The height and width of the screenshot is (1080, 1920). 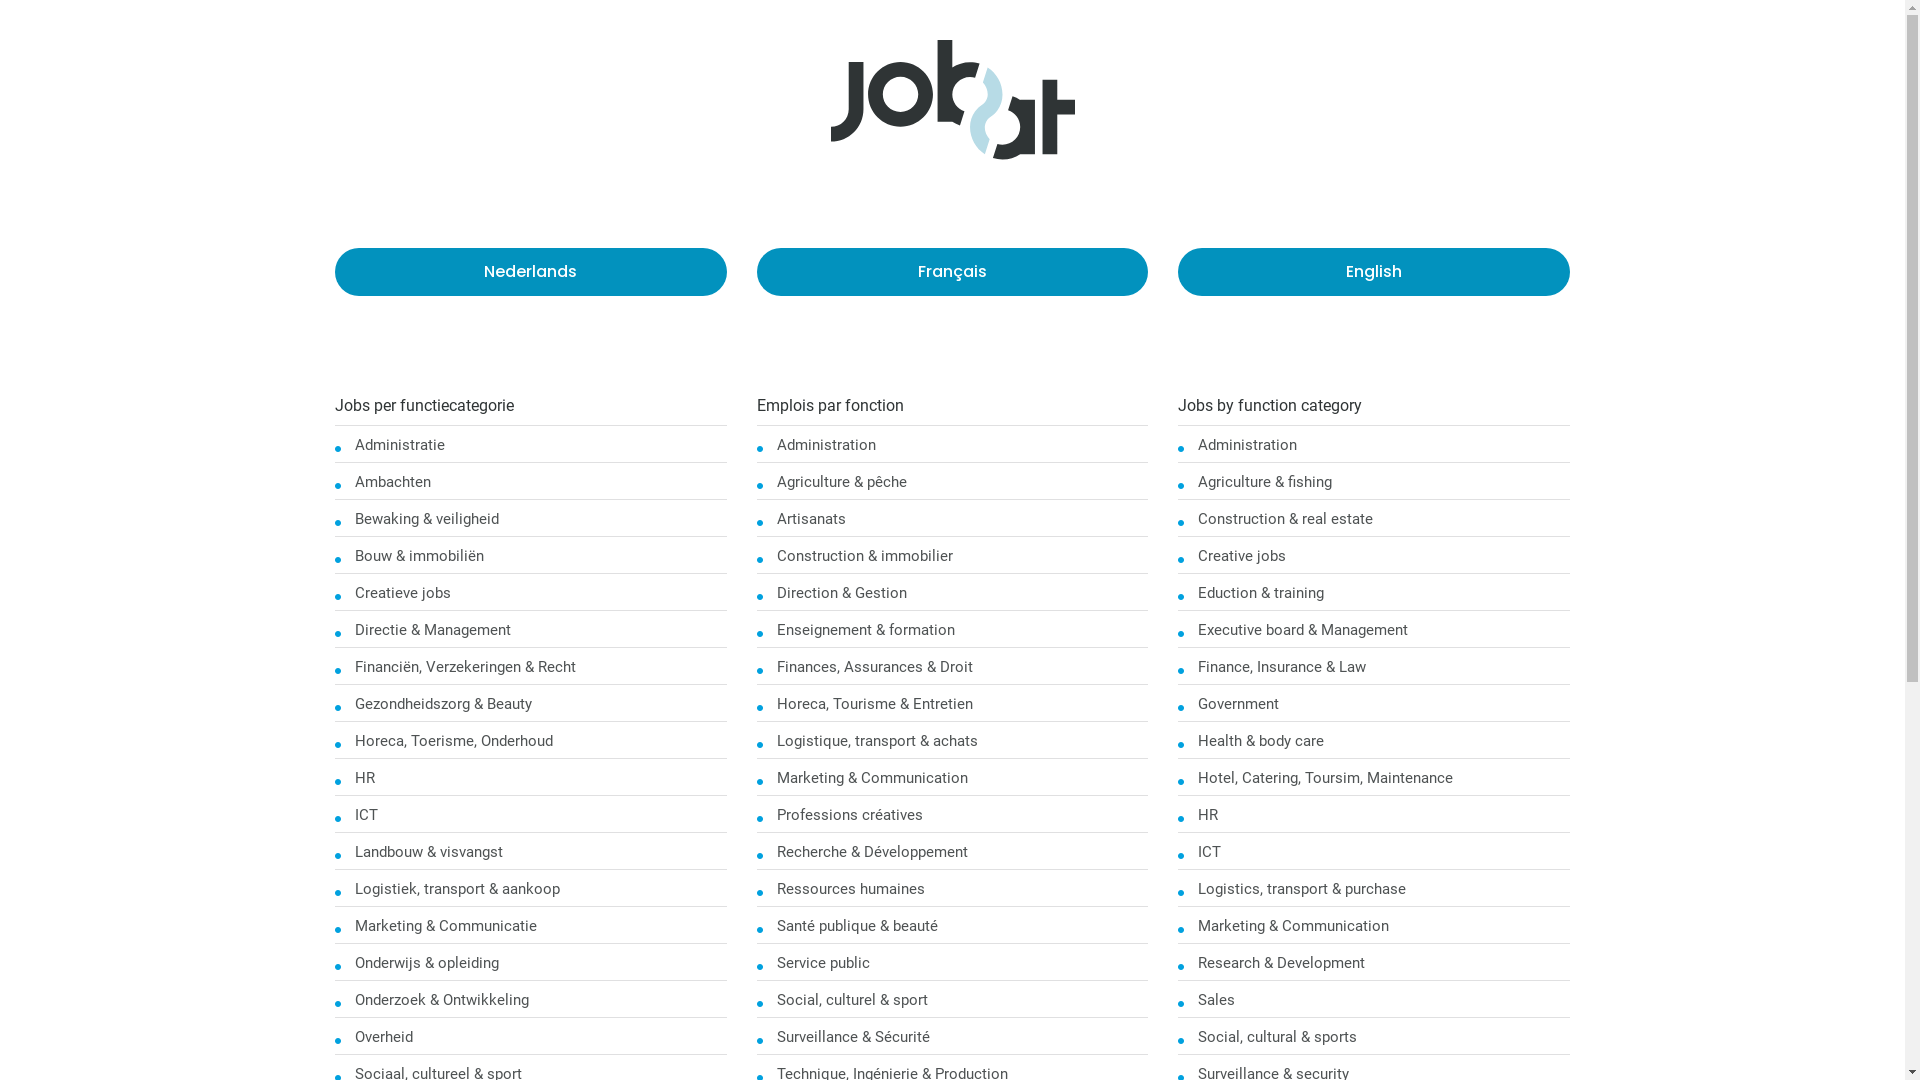 I want to click on 'Artisanats', so click(x=811, y=518).